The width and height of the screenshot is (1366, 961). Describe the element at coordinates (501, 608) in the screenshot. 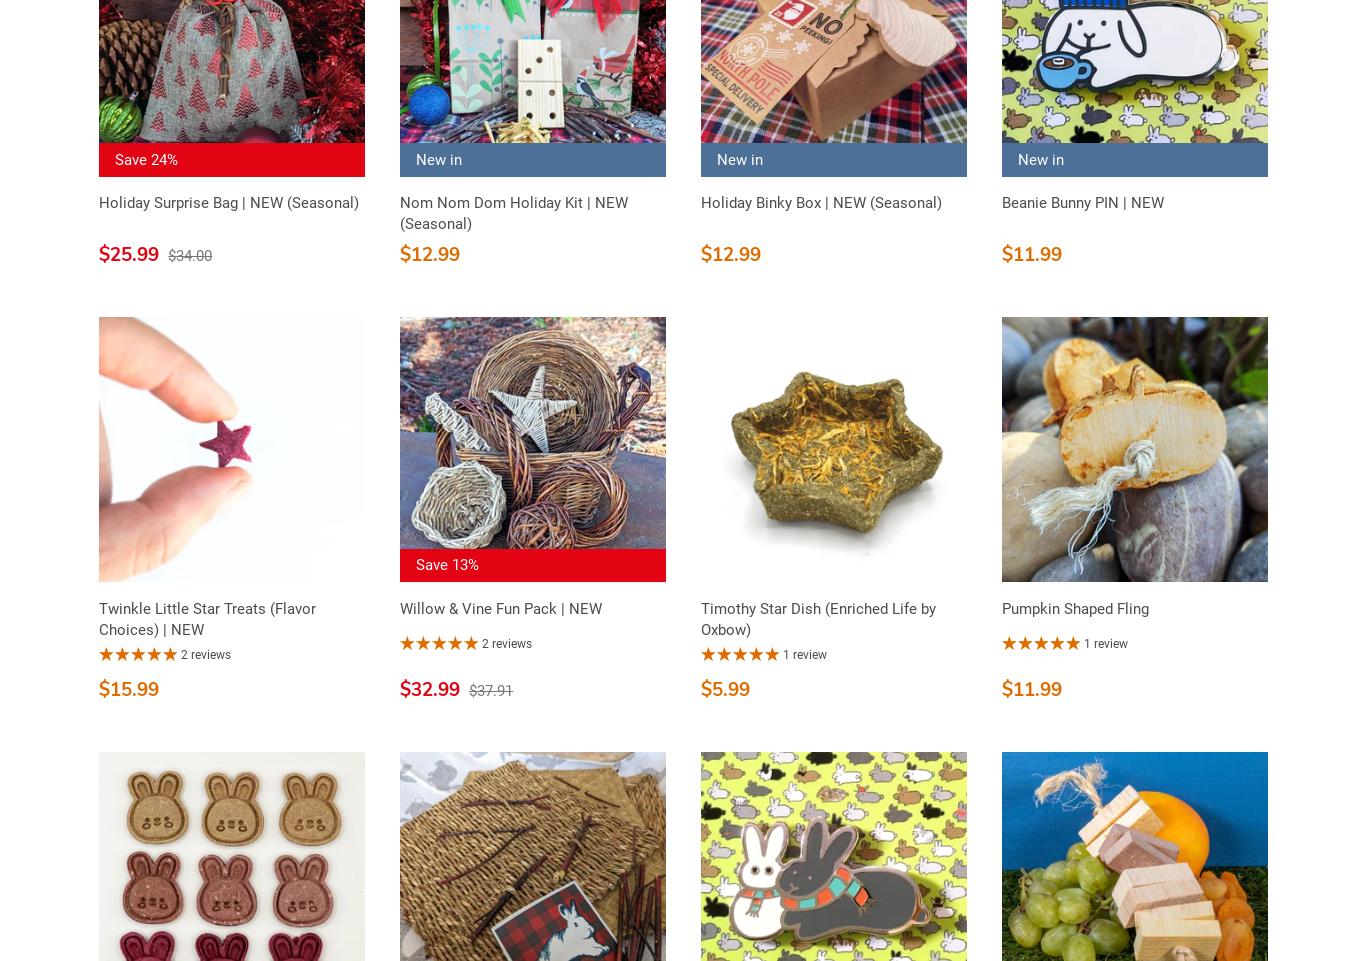

I see `'Willow & Vine Fun Pack | NEW'` at that location.